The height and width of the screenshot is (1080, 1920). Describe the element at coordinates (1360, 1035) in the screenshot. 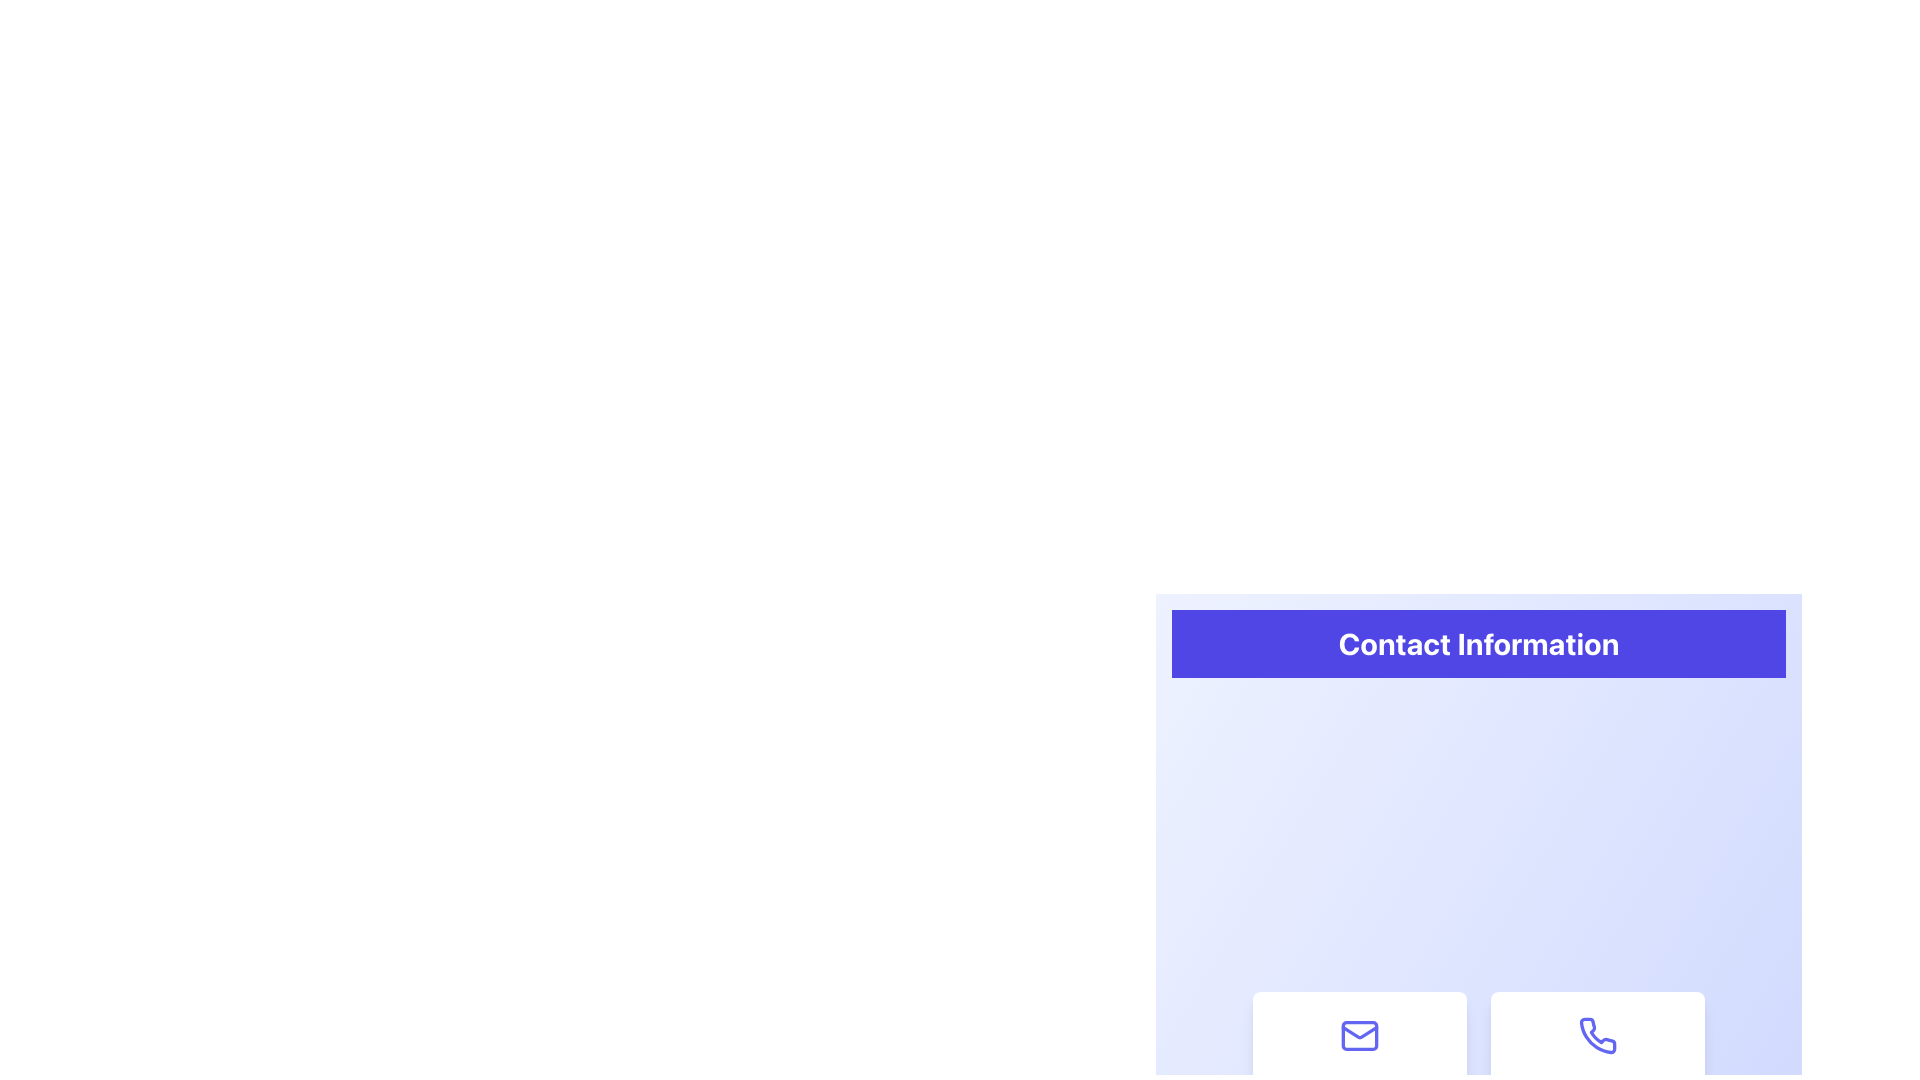

I see `the indigo envelope icon that symbolizes email communication, which is prominently positioned at the top of its card layout, above the 'Email' text and email address` at that location.